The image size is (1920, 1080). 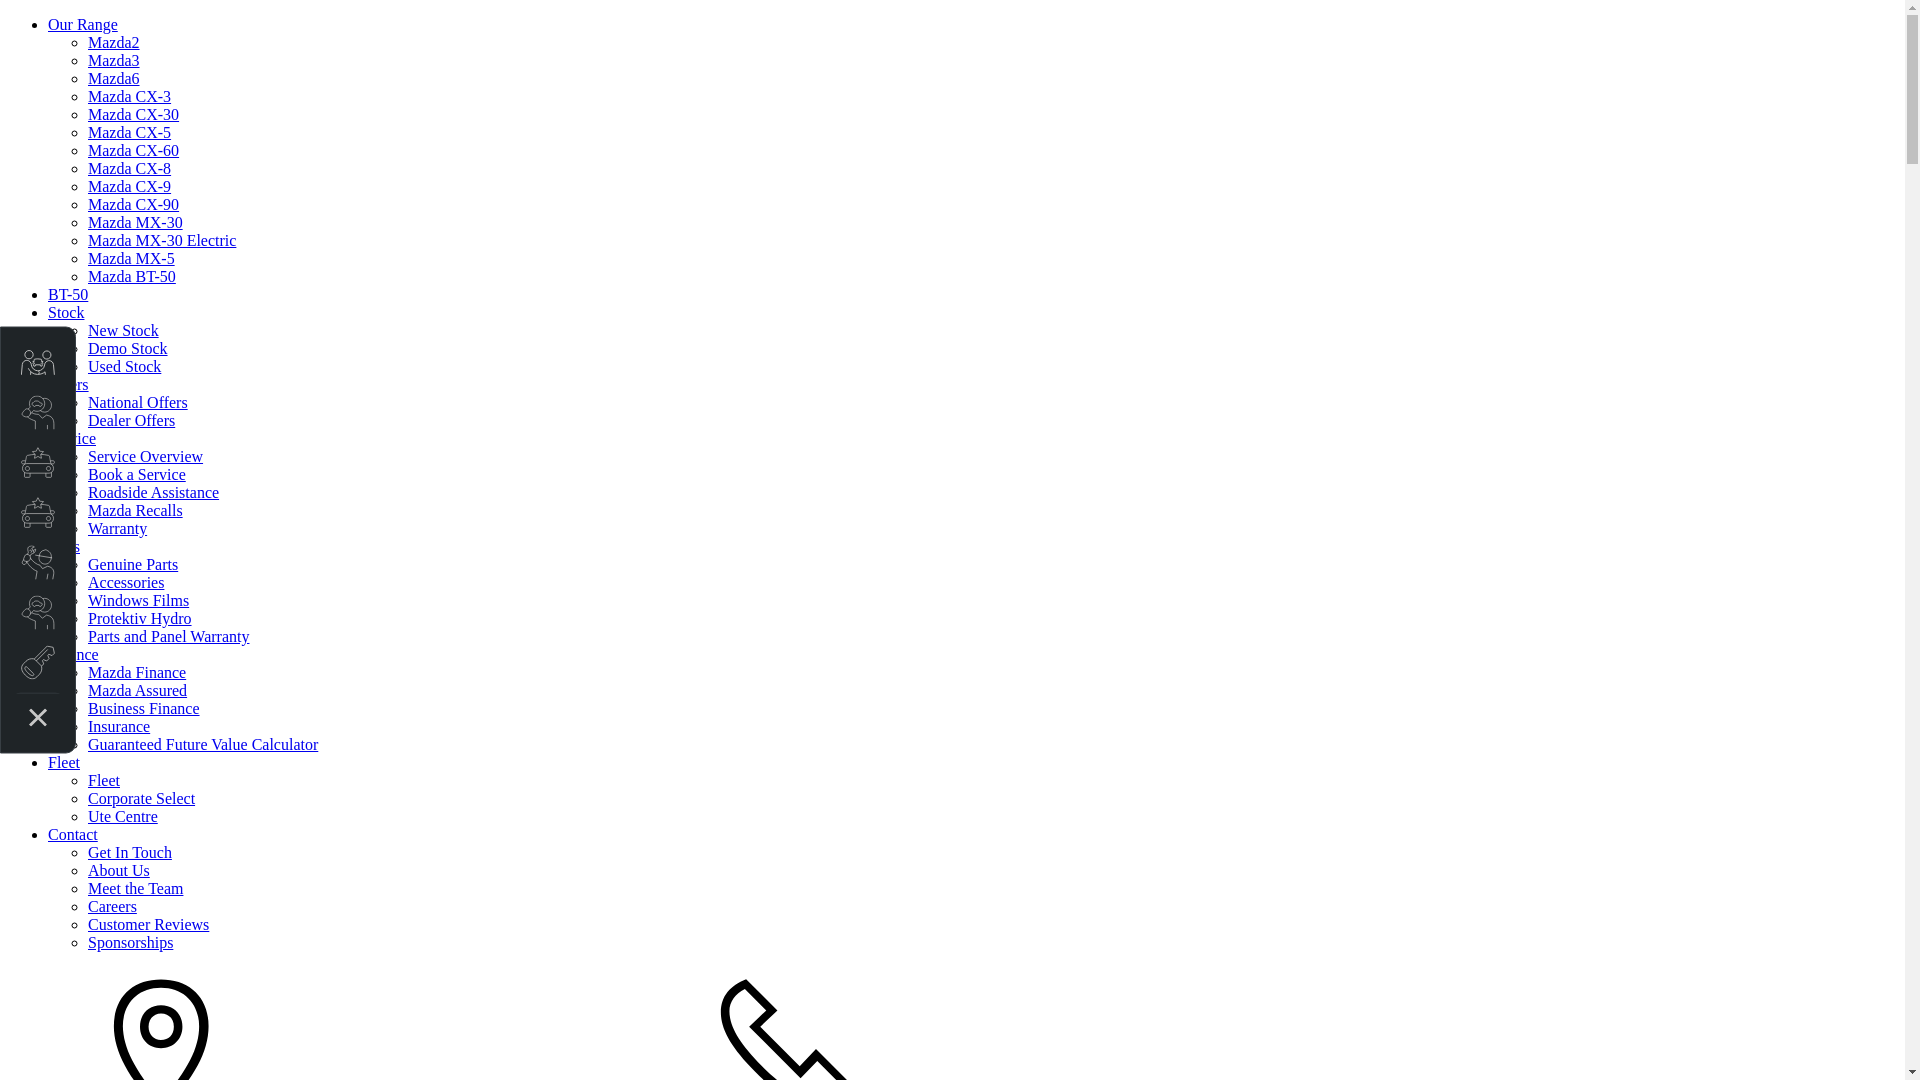 What do you see at coordinates (113, 59) in the screenshot?
I see `'Mazda3'` at bounding box center [113, 59].